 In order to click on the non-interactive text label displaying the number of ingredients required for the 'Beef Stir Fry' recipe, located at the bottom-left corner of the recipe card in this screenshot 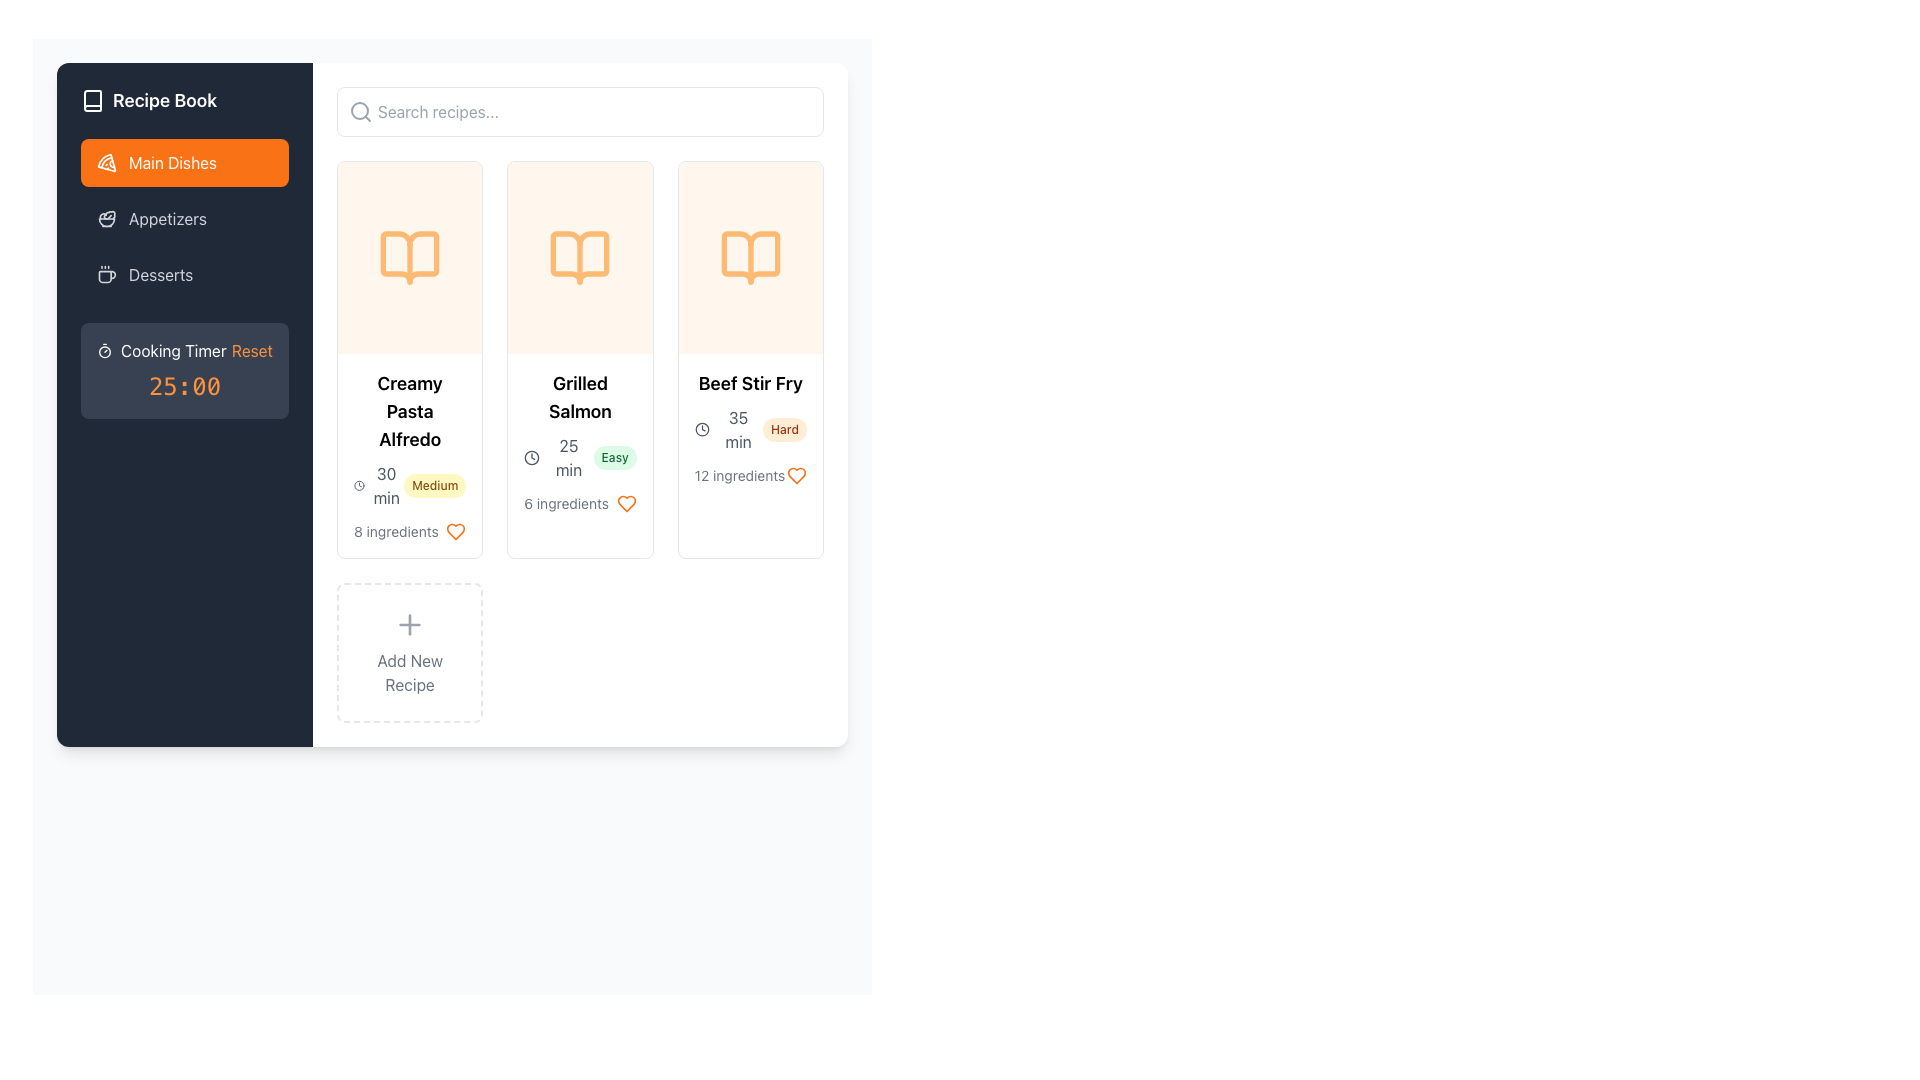, I will do `click(738, 475)`.